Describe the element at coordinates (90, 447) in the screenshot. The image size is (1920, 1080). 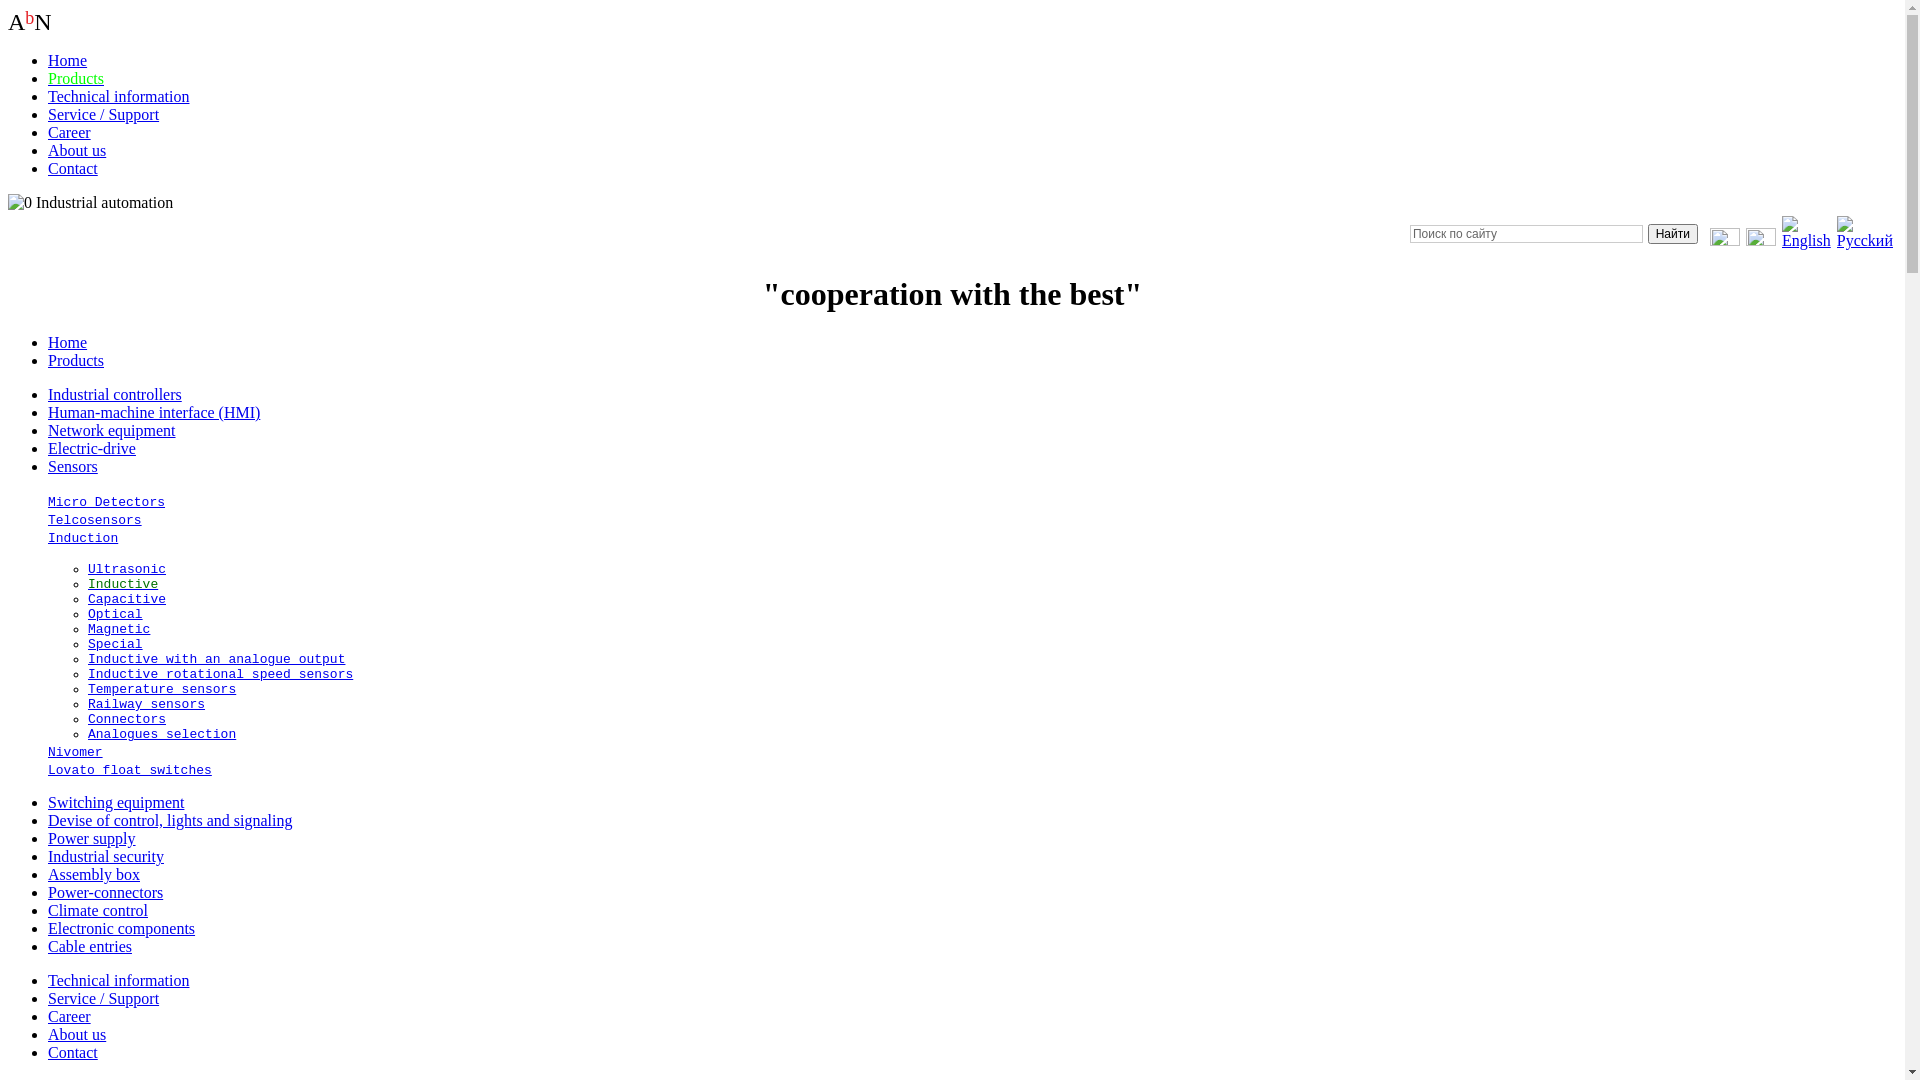
I see `'Electric-drive'` at that location.